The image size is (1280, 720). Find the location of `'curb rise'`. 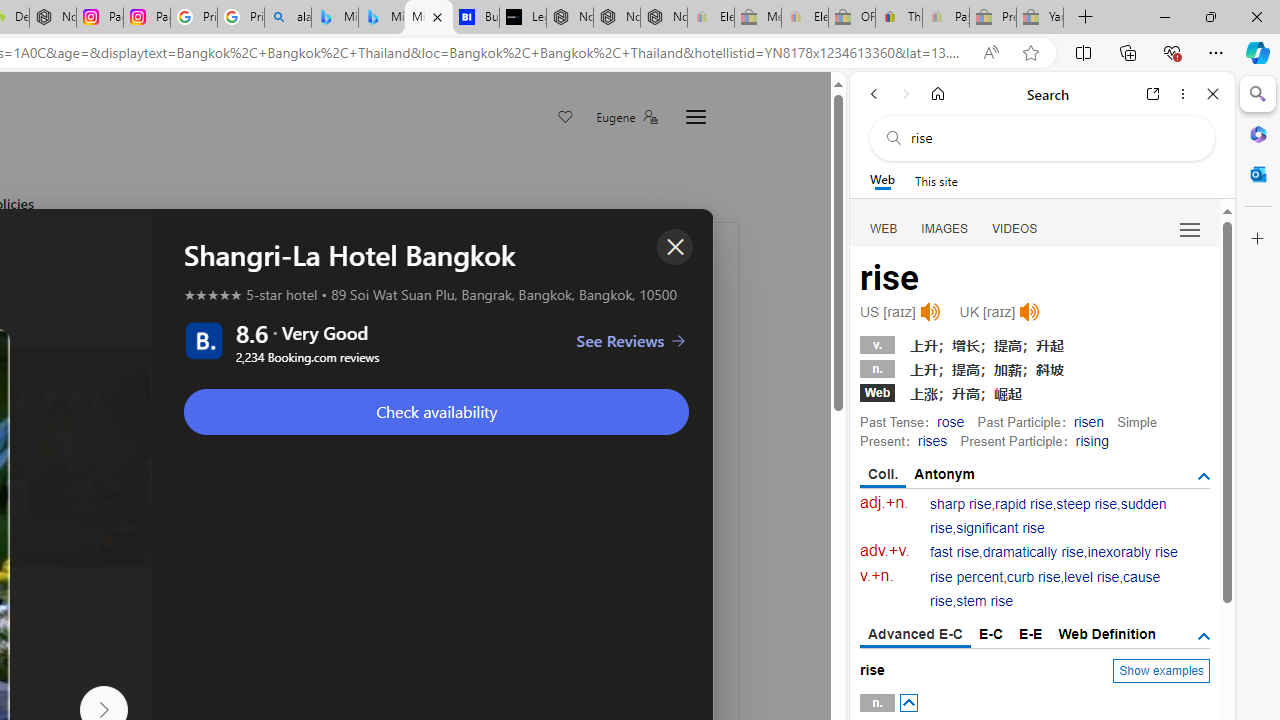

'curb rise' is located at coordinates (1033, 577).